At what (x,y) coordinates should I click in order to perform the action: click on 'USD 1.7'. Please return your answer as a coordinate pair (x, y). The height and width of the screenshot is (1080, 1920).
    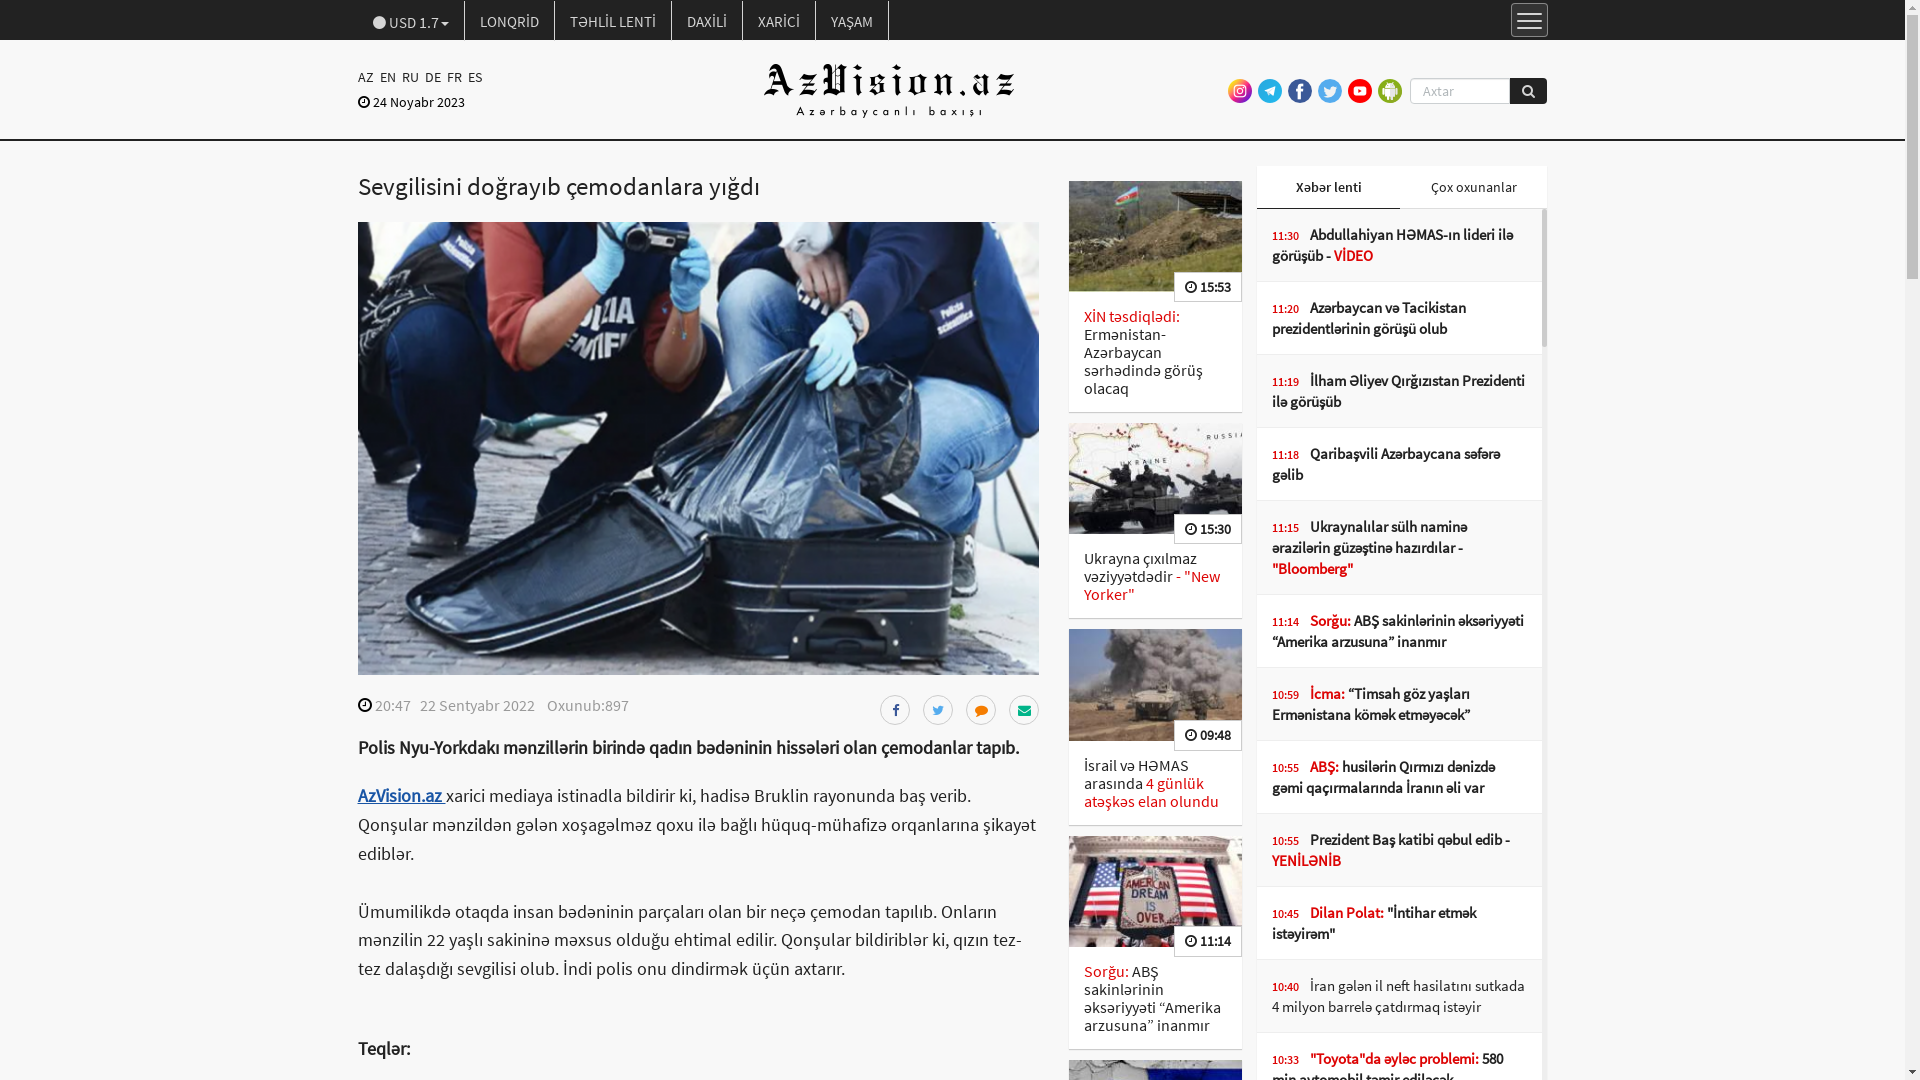
    Looking at the image, I should click on (358, 20).